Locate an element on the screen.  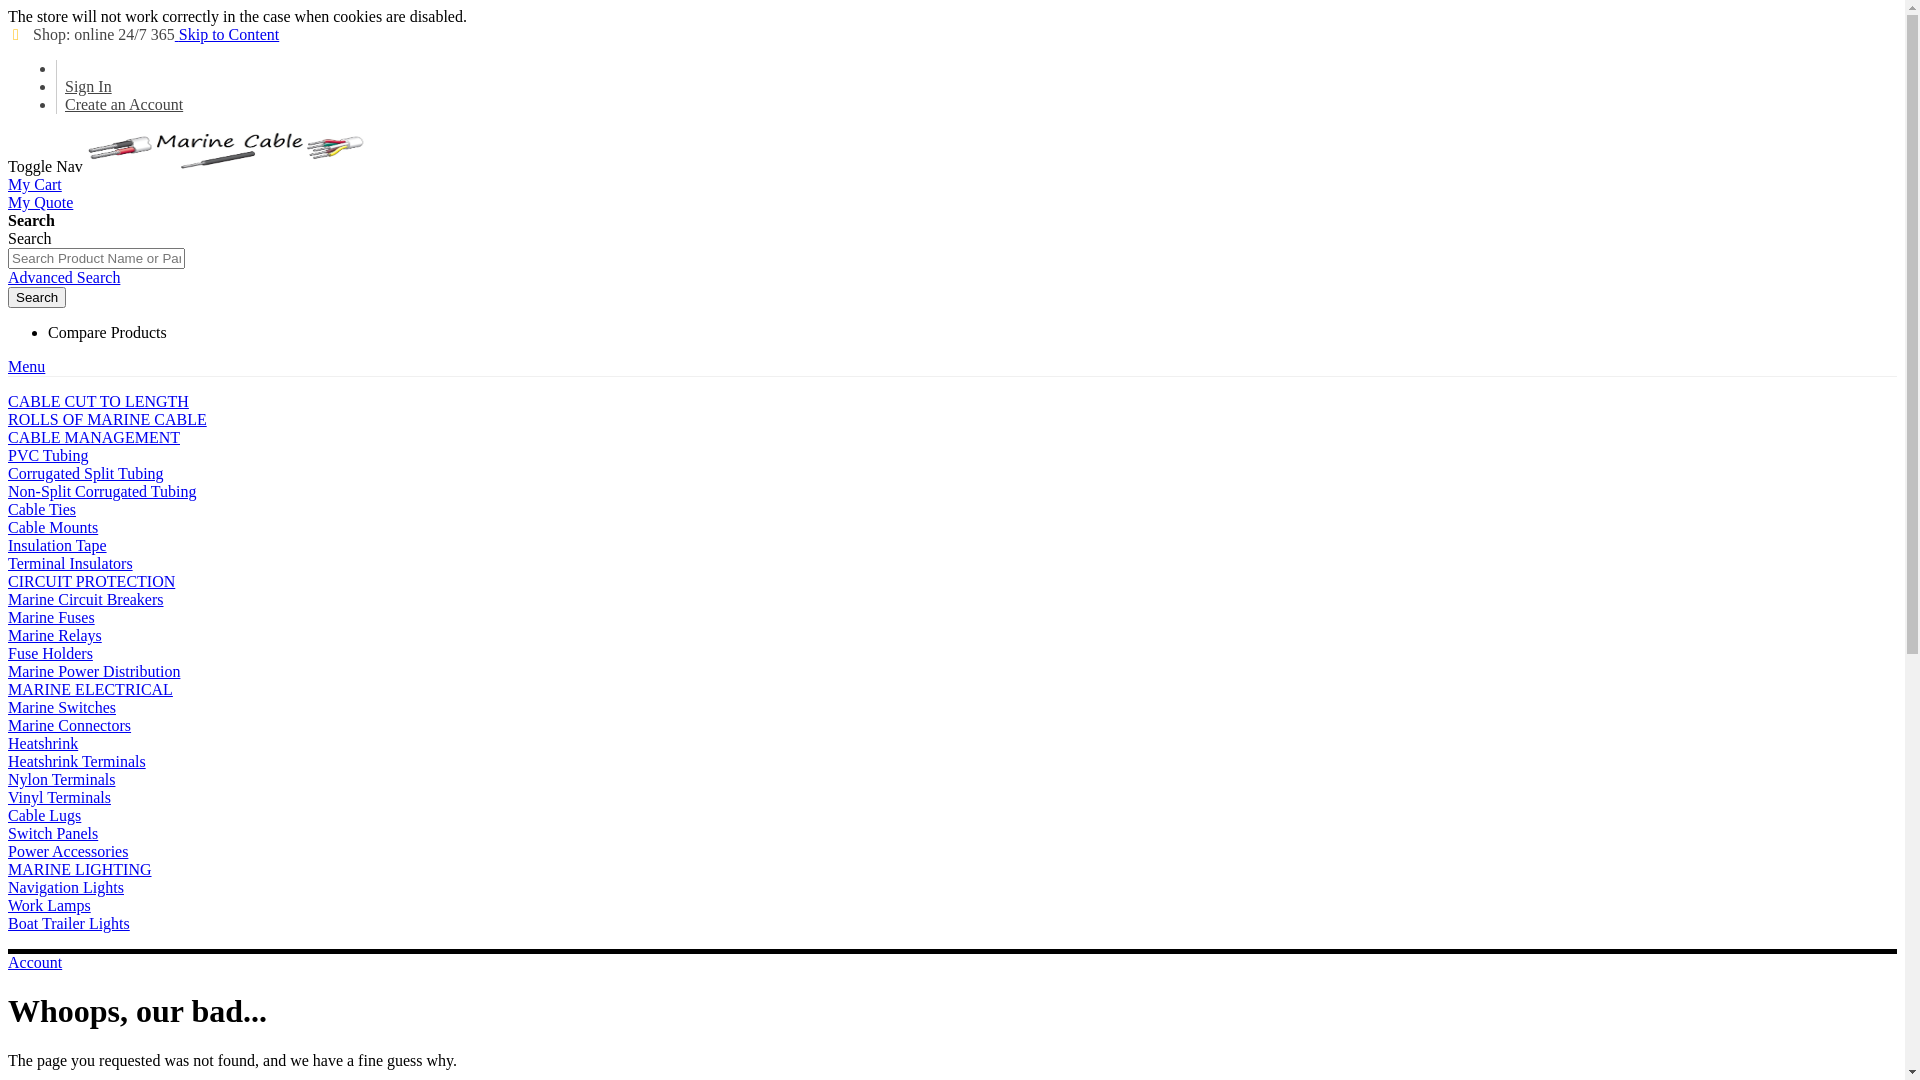
'Heatshrink' is located at coordinates (43, 743).